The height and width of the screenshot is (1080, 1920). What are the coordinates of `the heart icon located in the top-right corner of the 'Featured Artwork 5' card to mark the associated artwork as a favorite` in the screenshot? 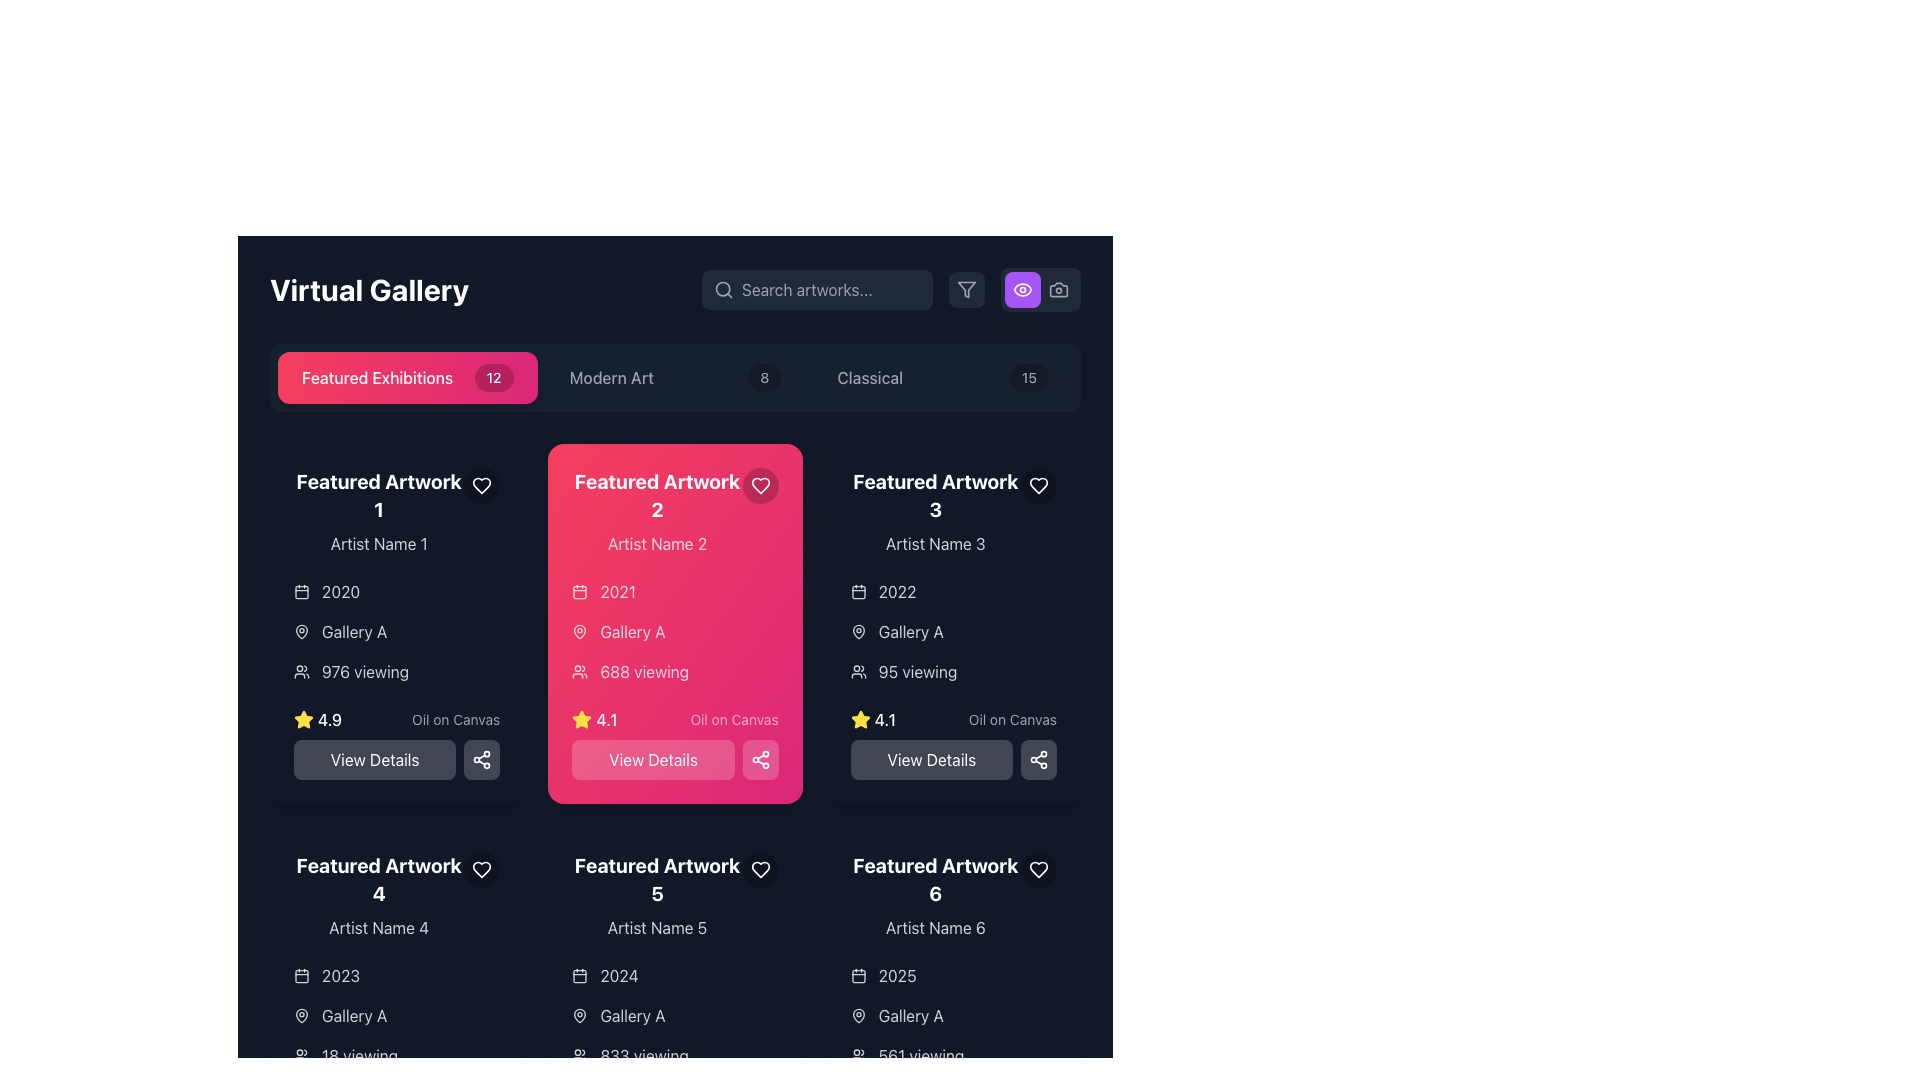 It's located at (759, 869).